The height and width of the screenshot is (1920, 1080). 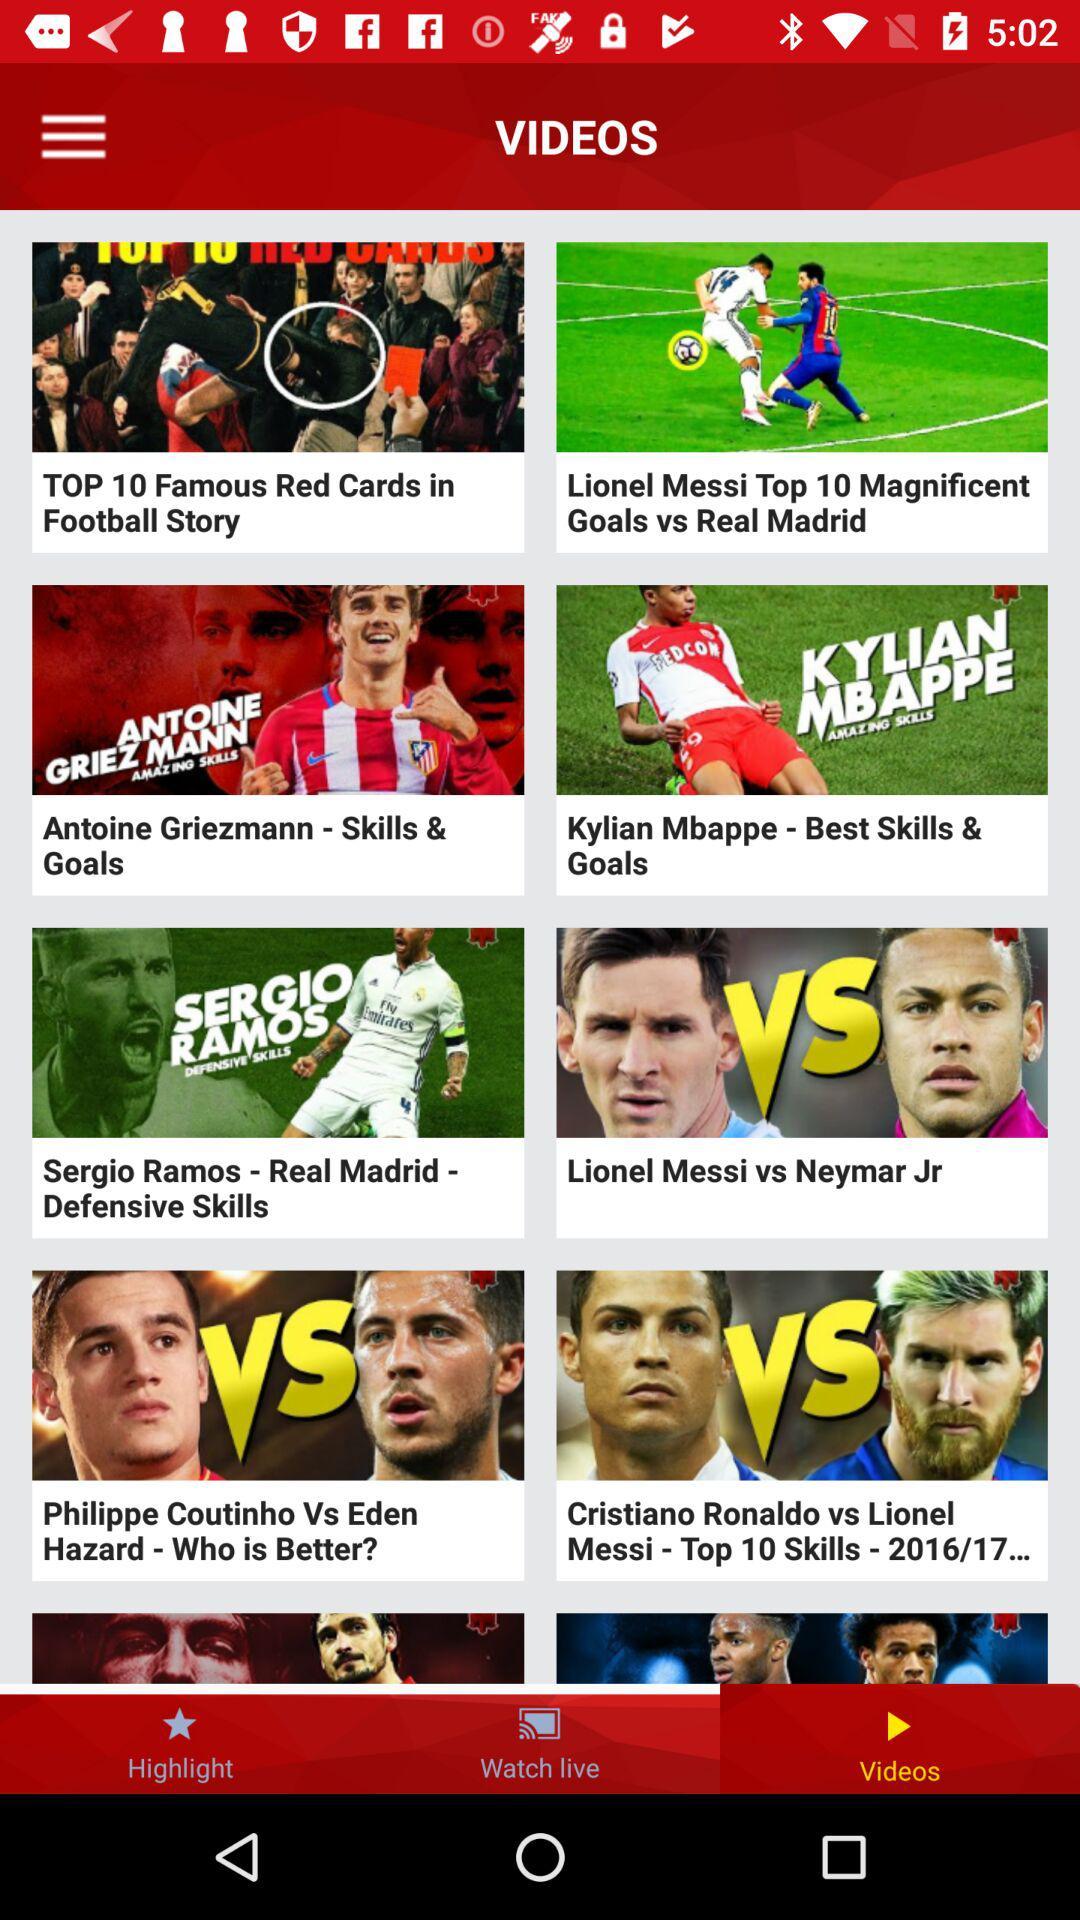 I want to click on menu options, so click(x=72, y=135).